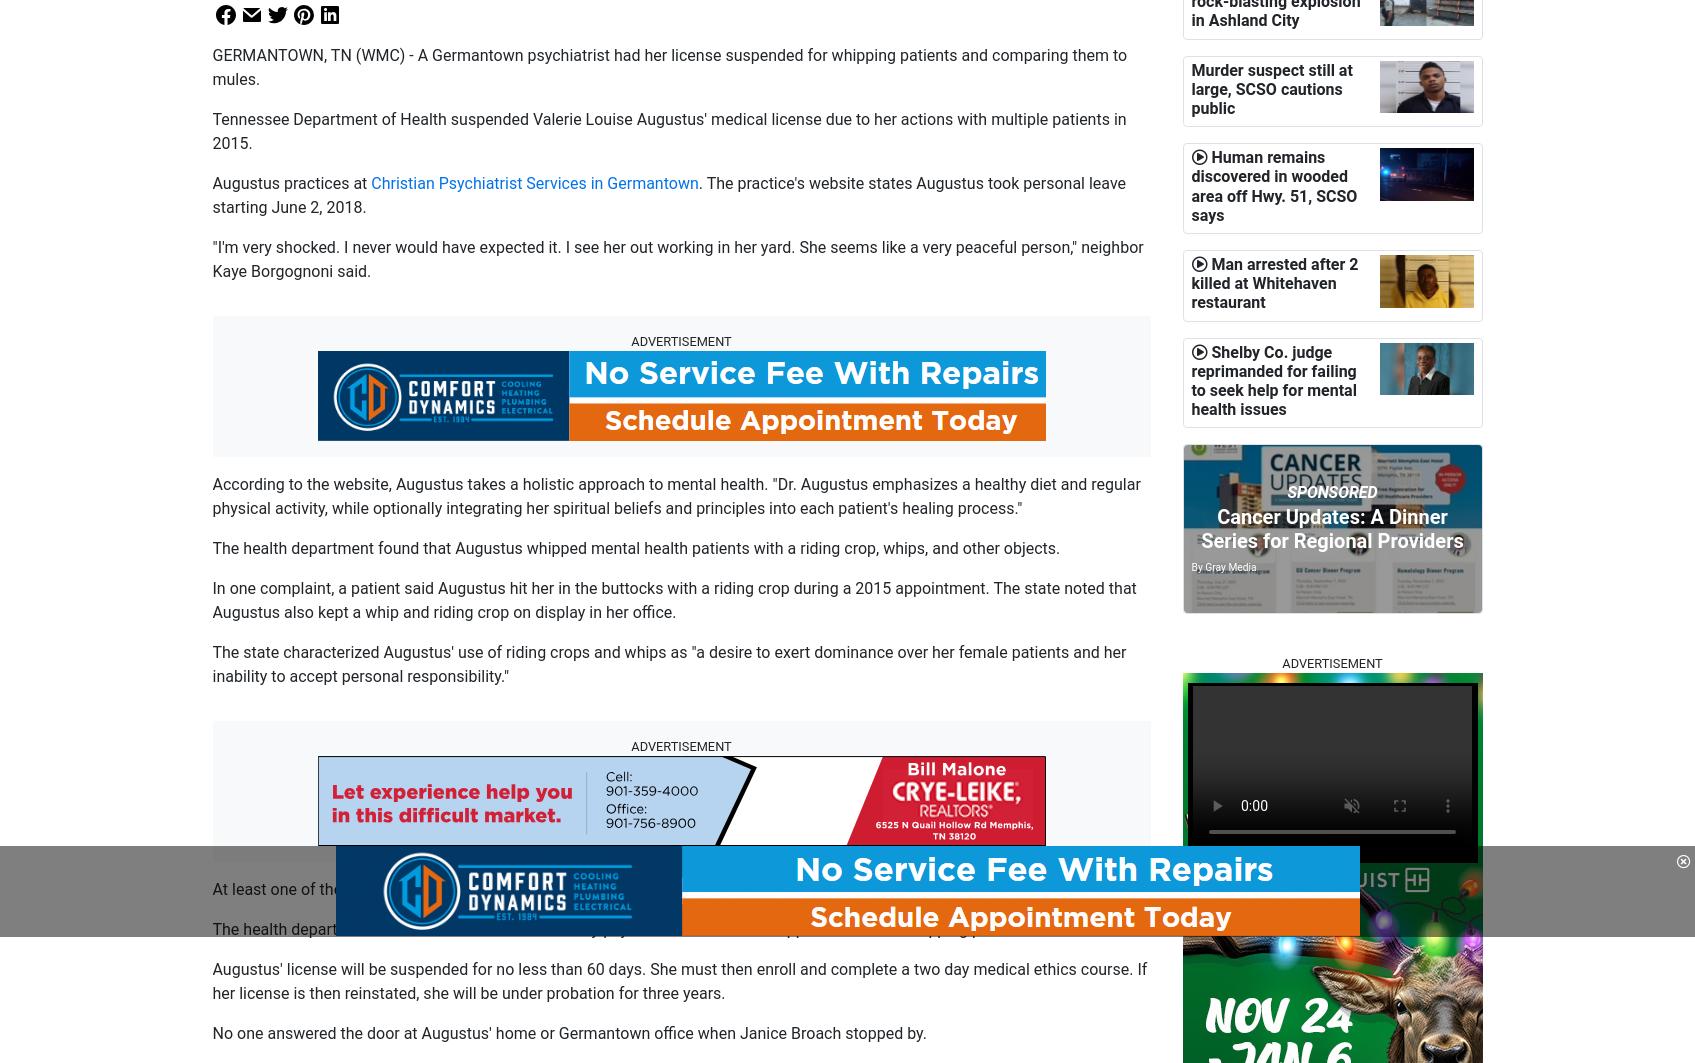 The width and height of the screenshot is (1695, 1063). Describe the element at coordinates (679, 980) in the screenshot. I see `'Augustus' license will be suspended for no less than 60 days. She must then enroll and complete a two day medical ethics course. If her license is then reinstated, she will be under probation for three years.'` at that location.